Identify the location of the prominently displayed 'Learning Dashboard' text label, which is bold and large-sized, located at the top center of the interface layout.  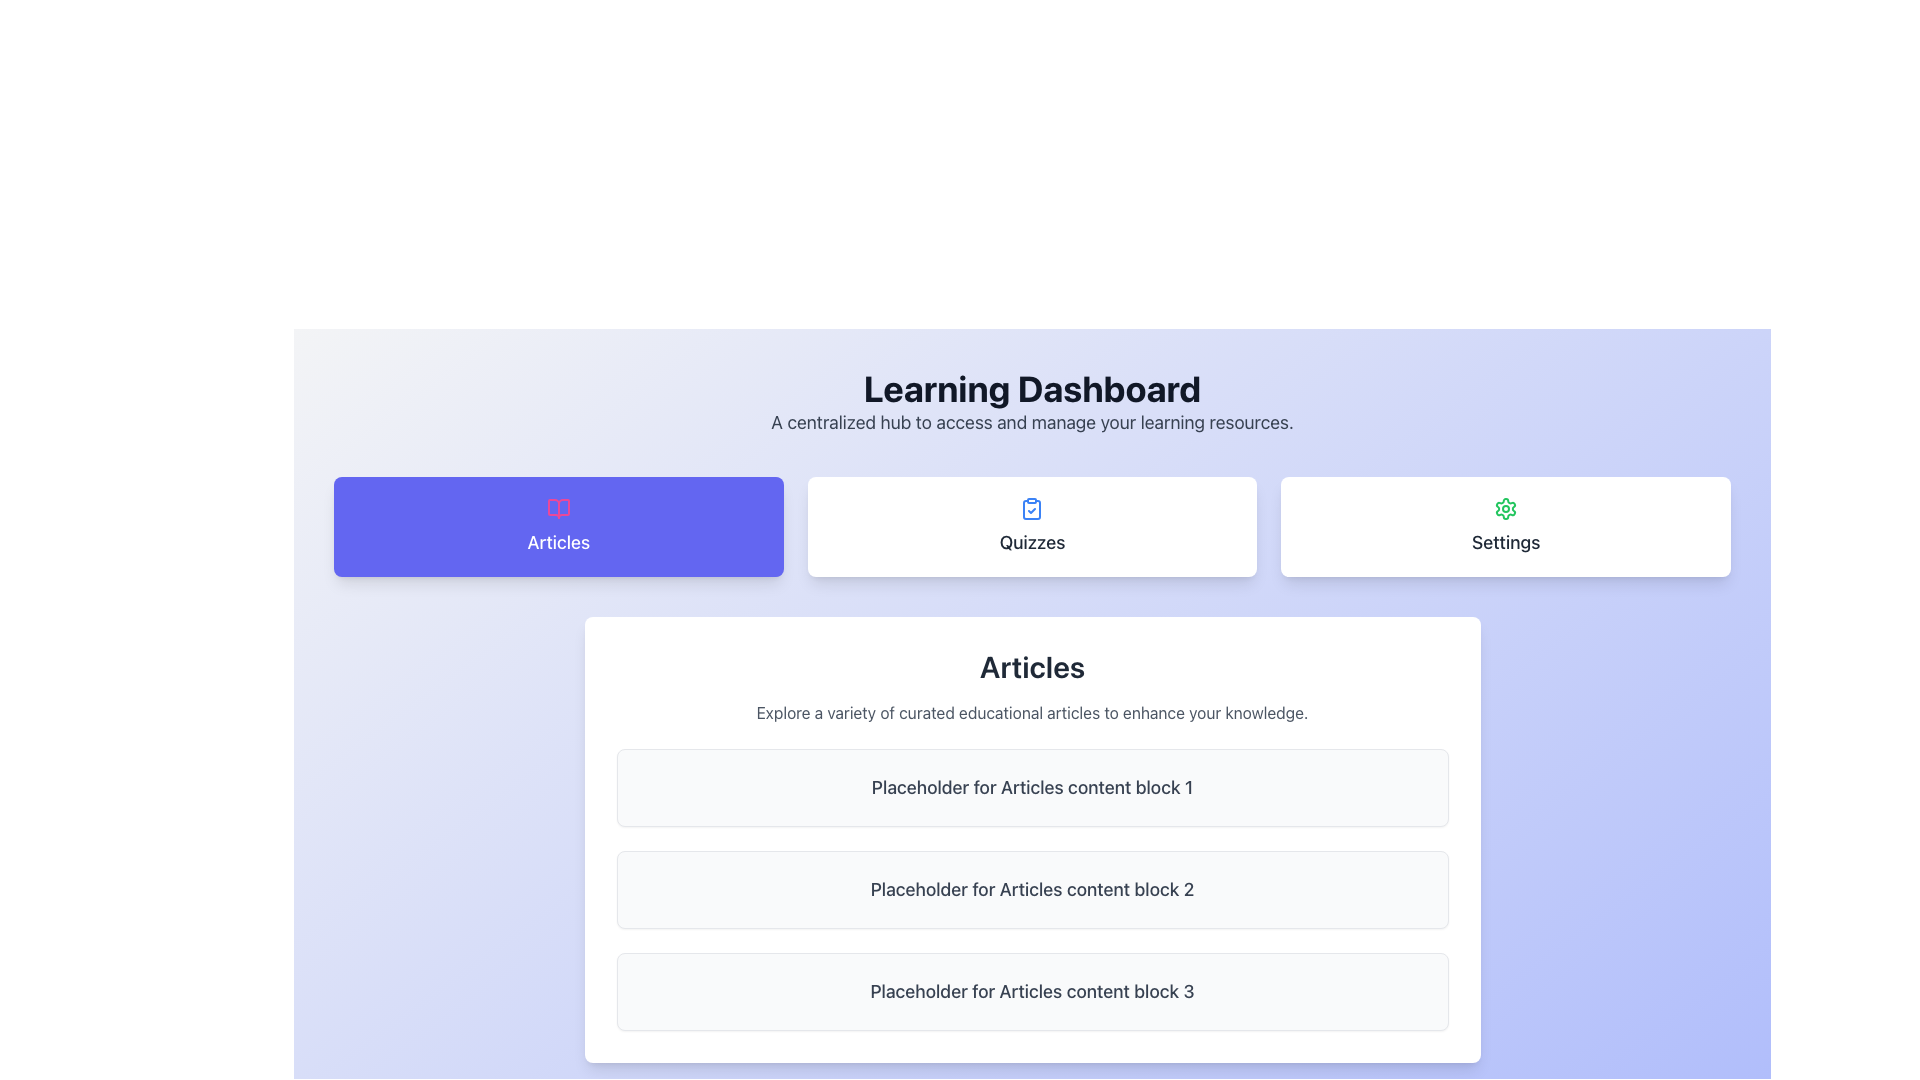
(1032, 389).